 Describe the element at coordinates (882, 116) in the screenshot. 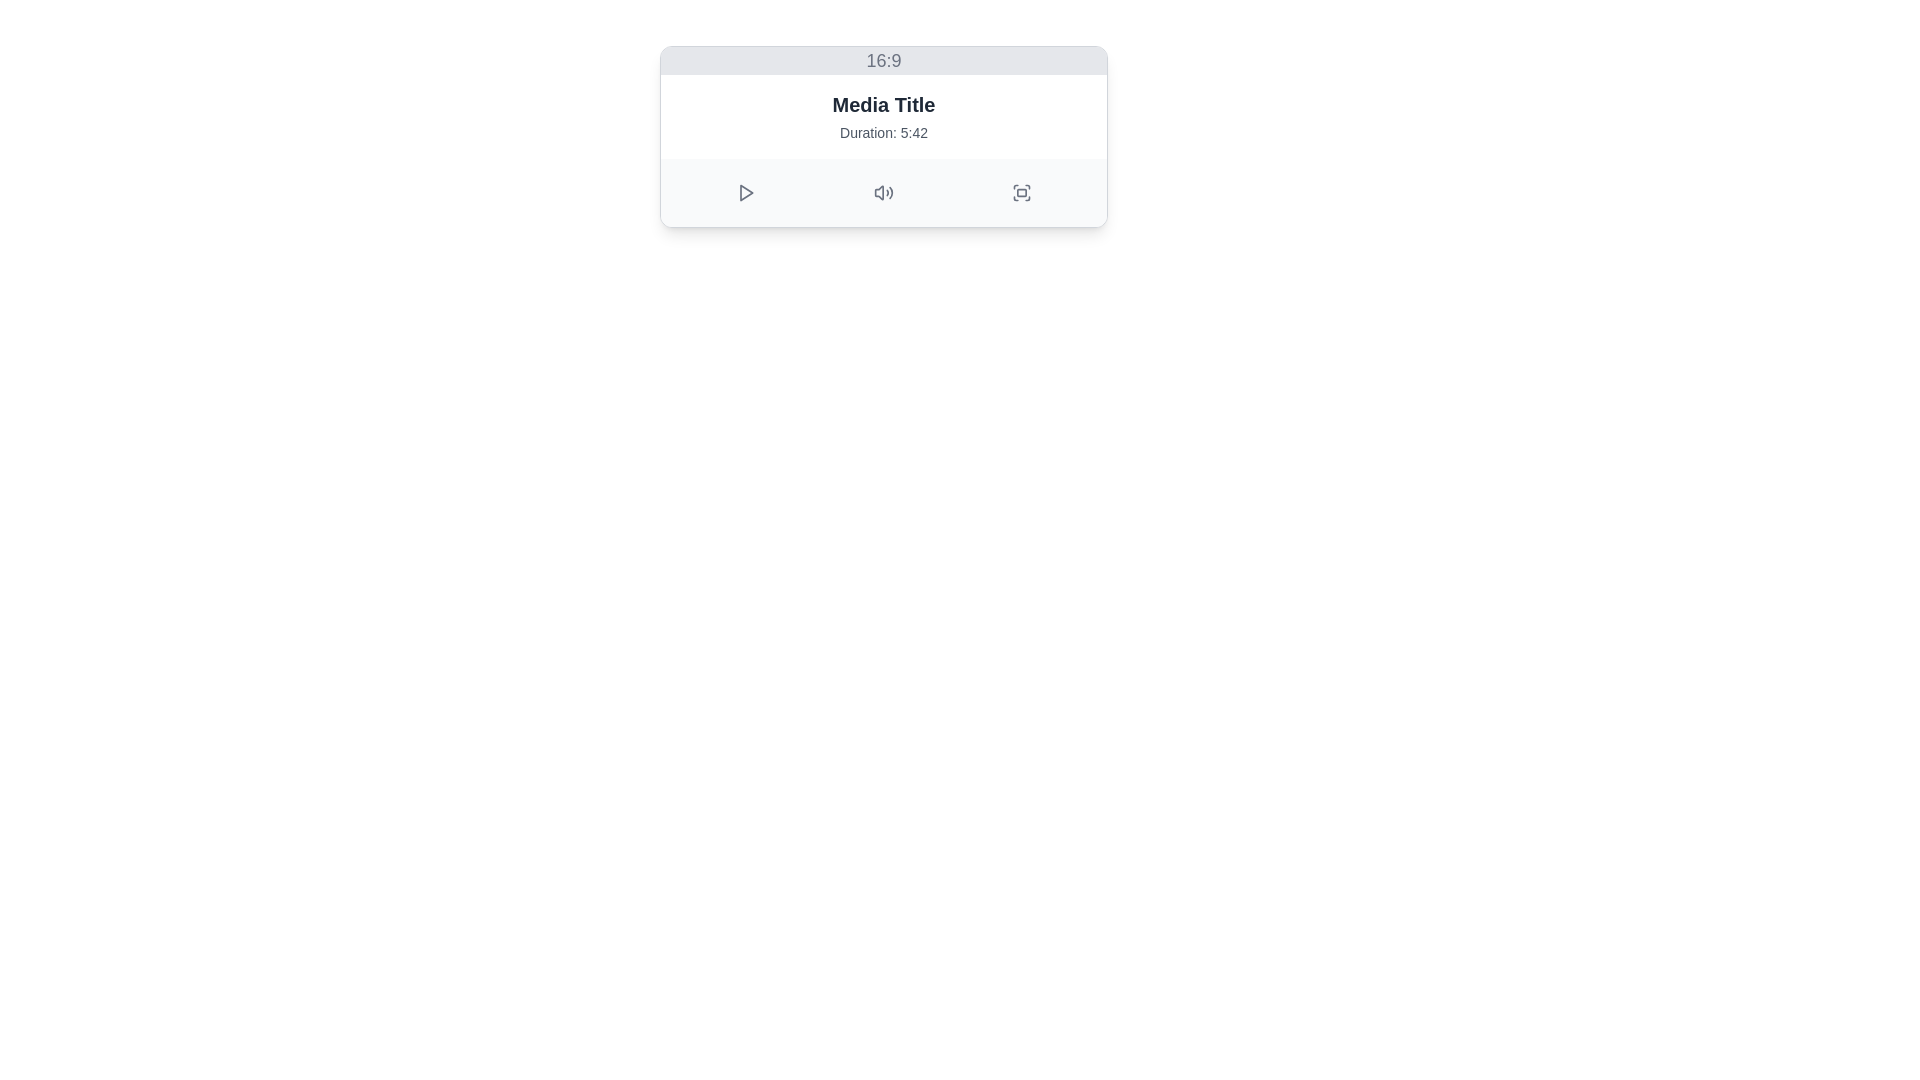

I see `the informational text block that contains the title and duration information for a media item, which is located below the header displaying '16:9'` at that location.